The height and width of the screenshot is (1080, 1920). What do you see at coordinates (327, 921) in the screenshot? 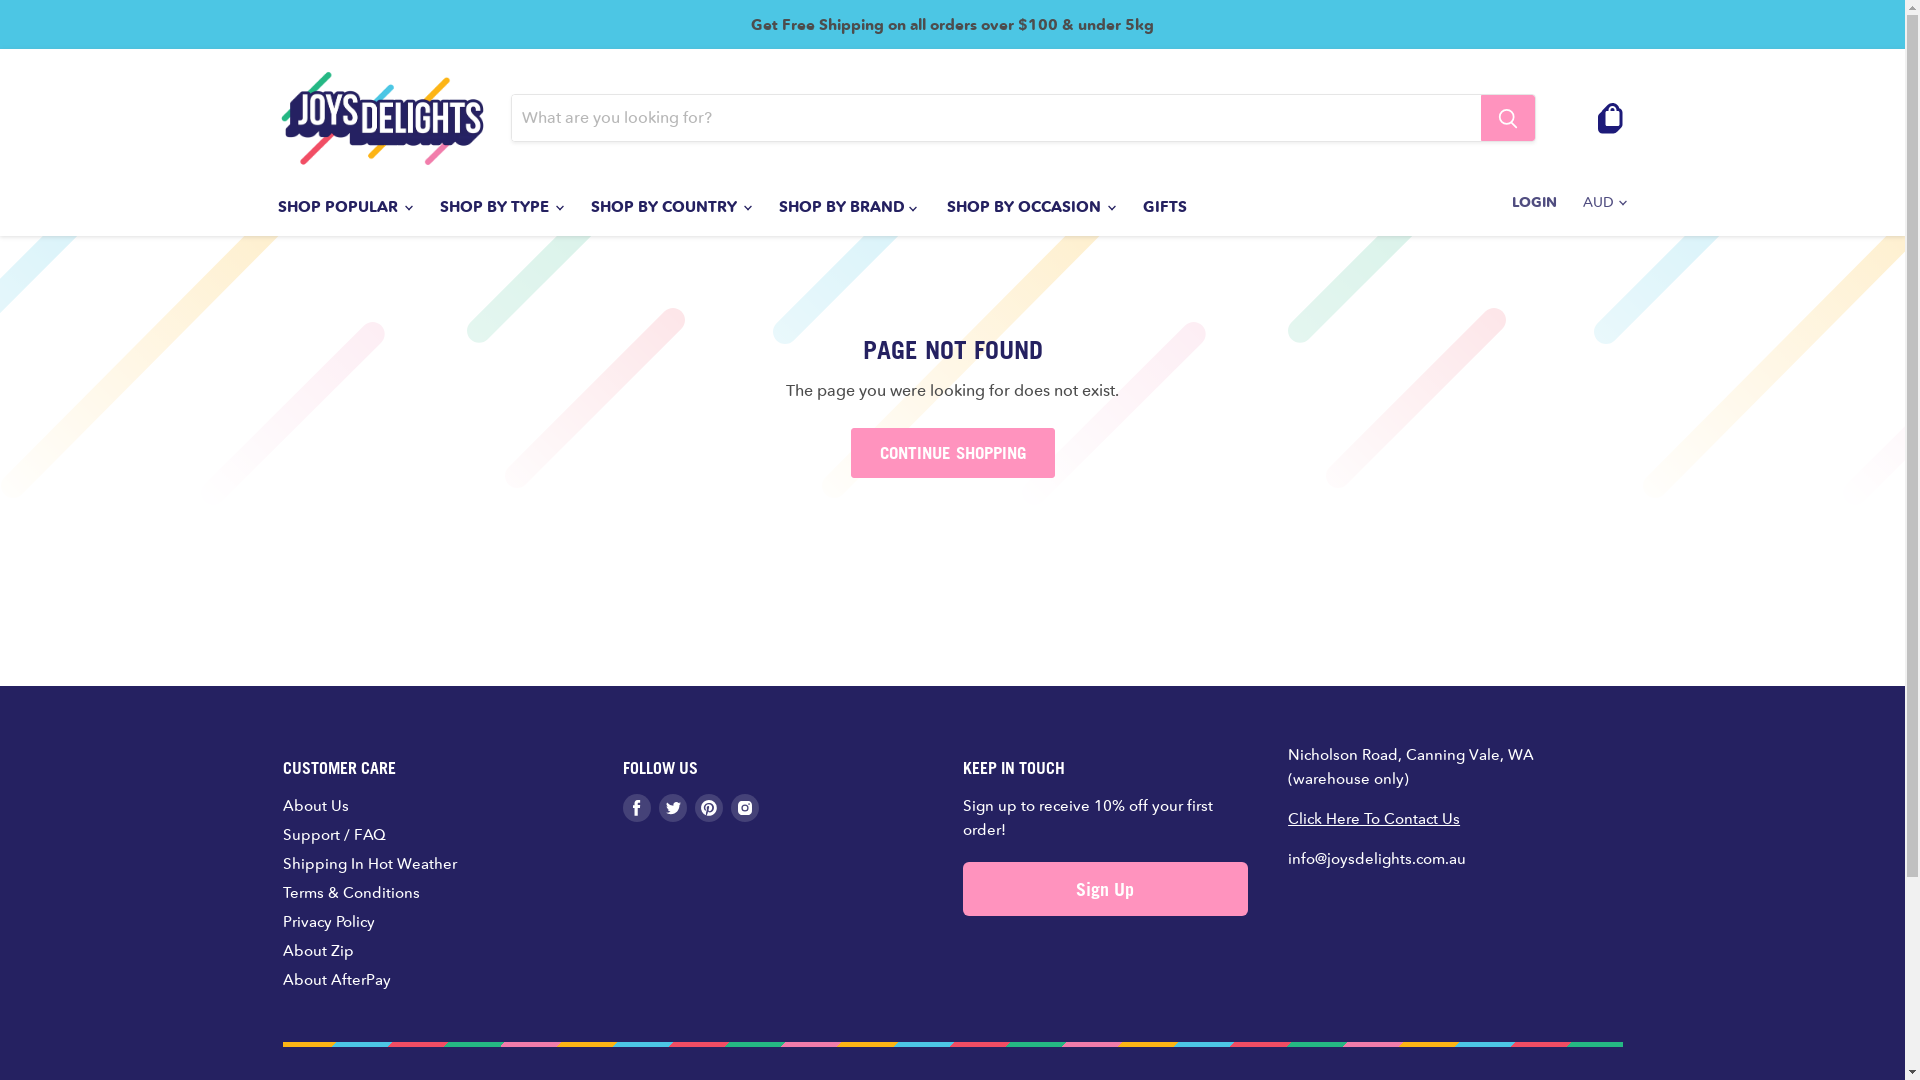
I see `'Privacy Policy'` at bounding box center [327, 921].